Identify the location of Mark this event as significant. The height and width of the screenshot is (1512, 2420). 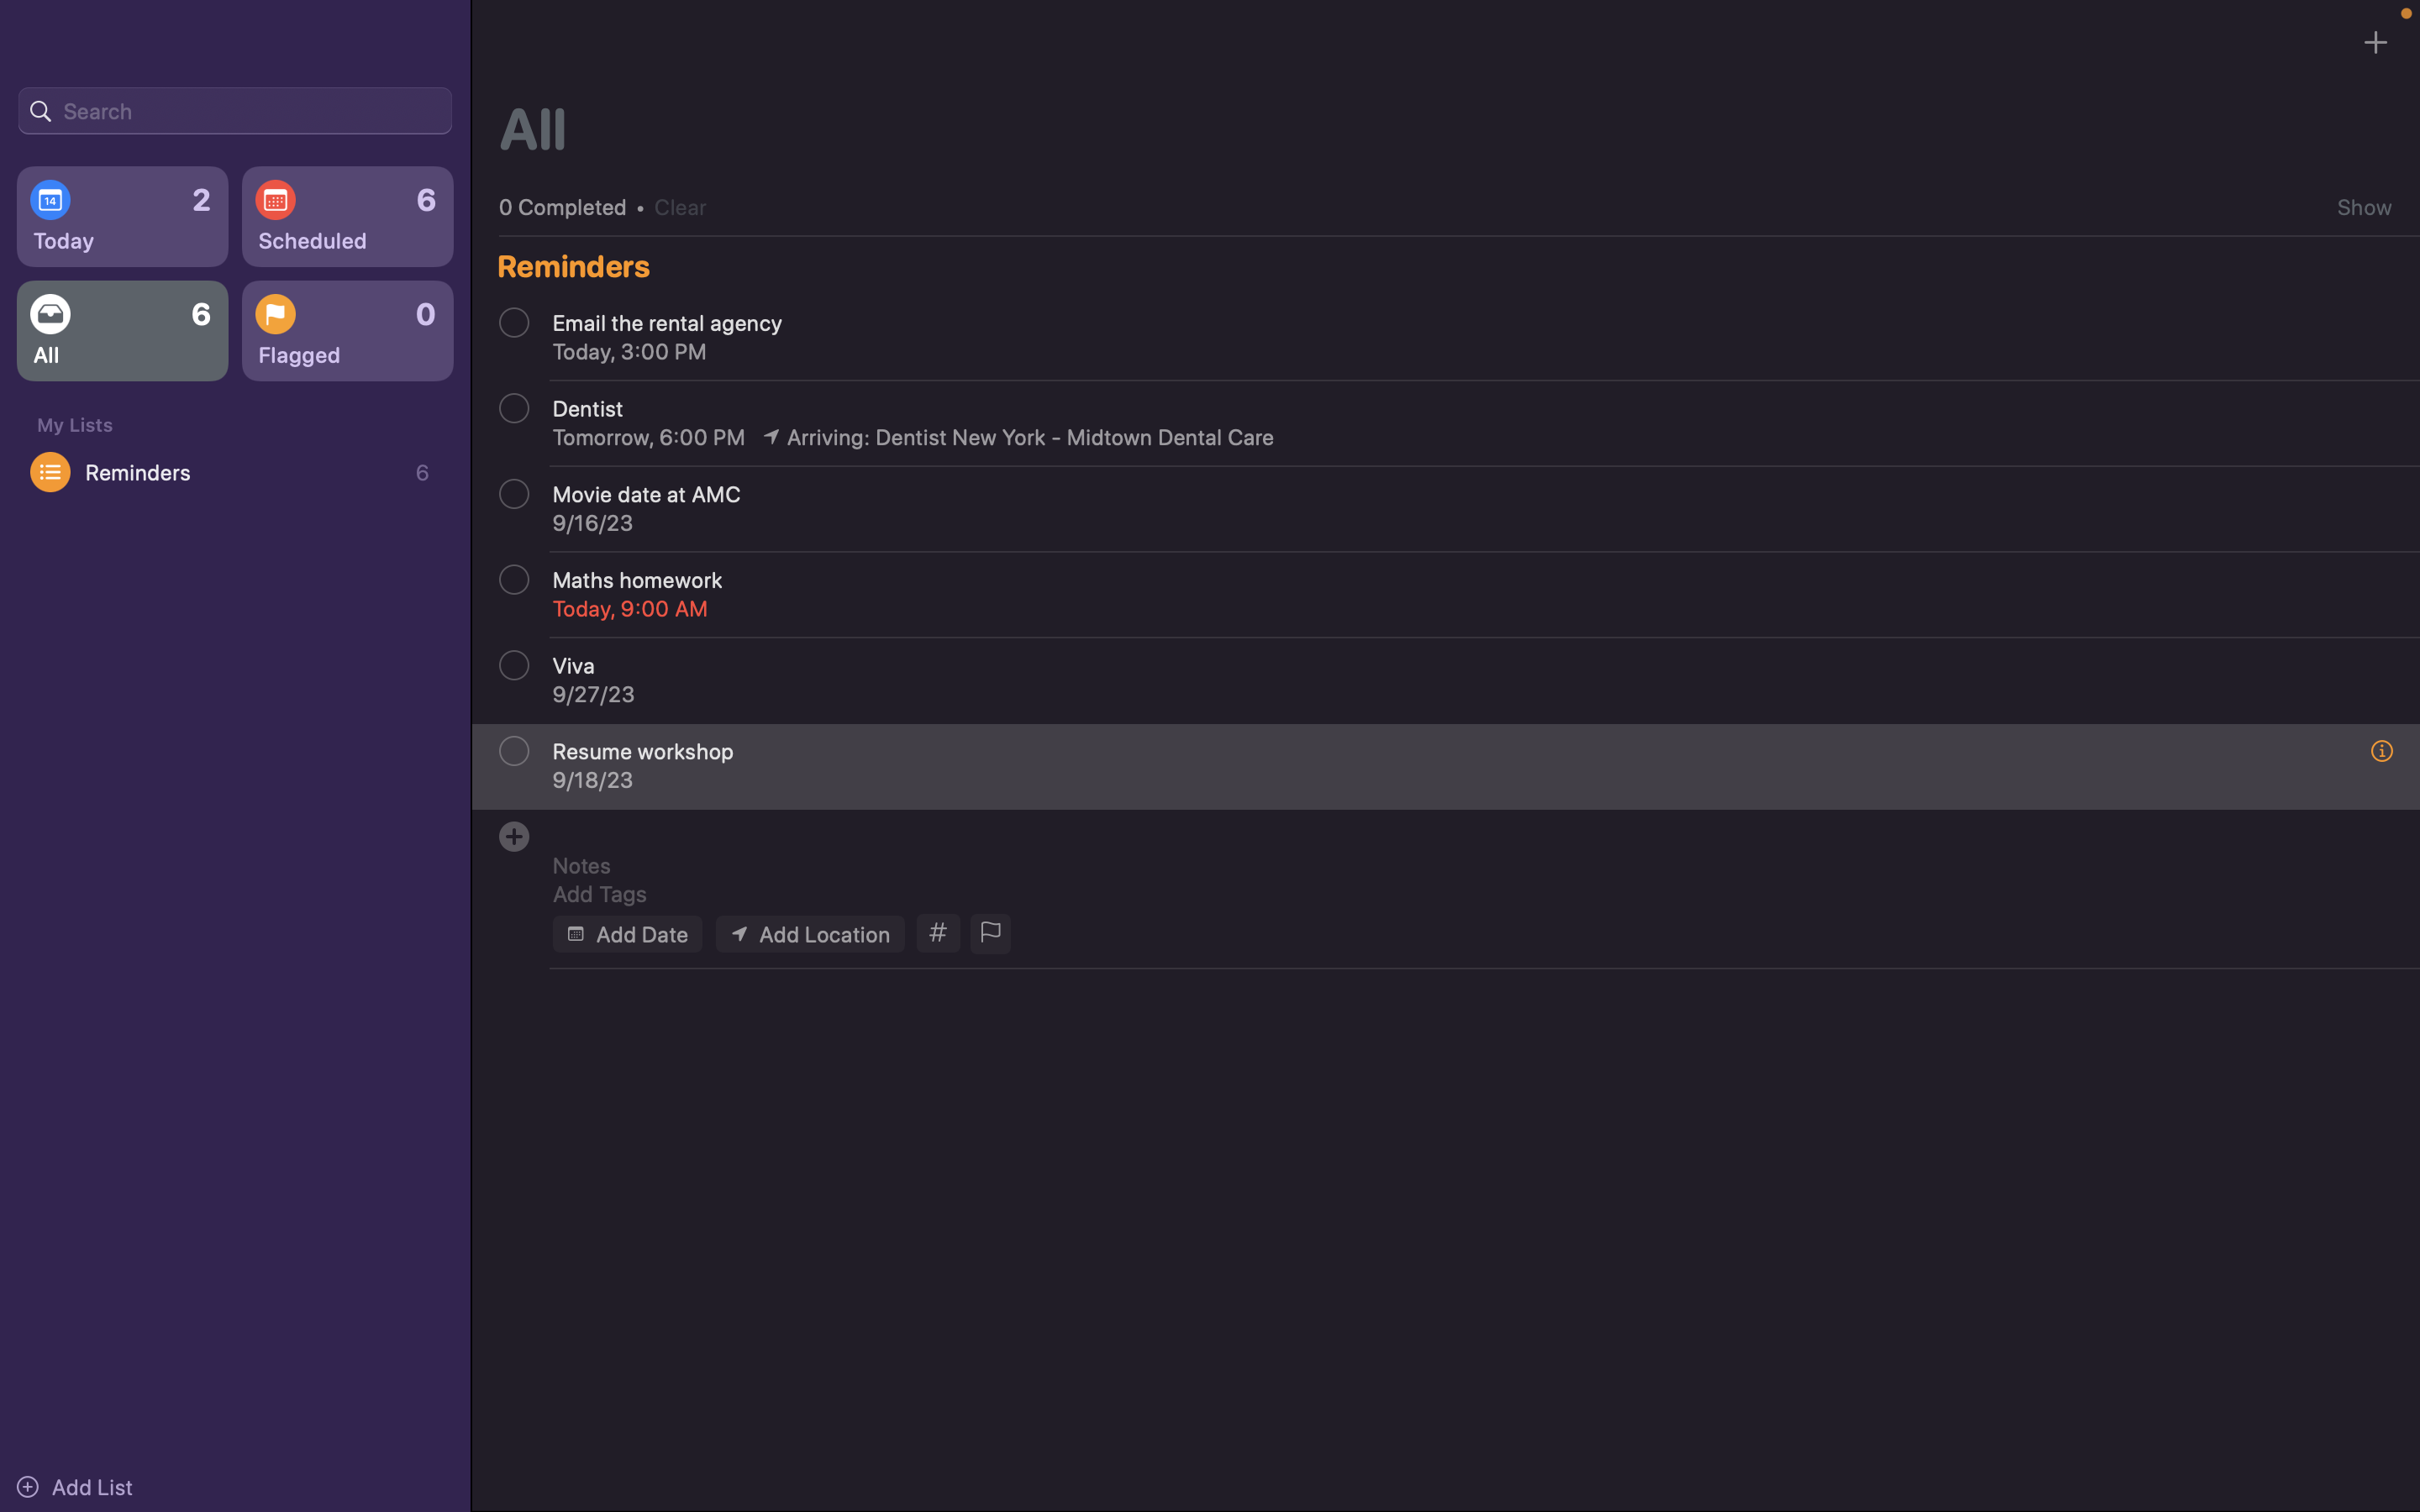
(988, 934).